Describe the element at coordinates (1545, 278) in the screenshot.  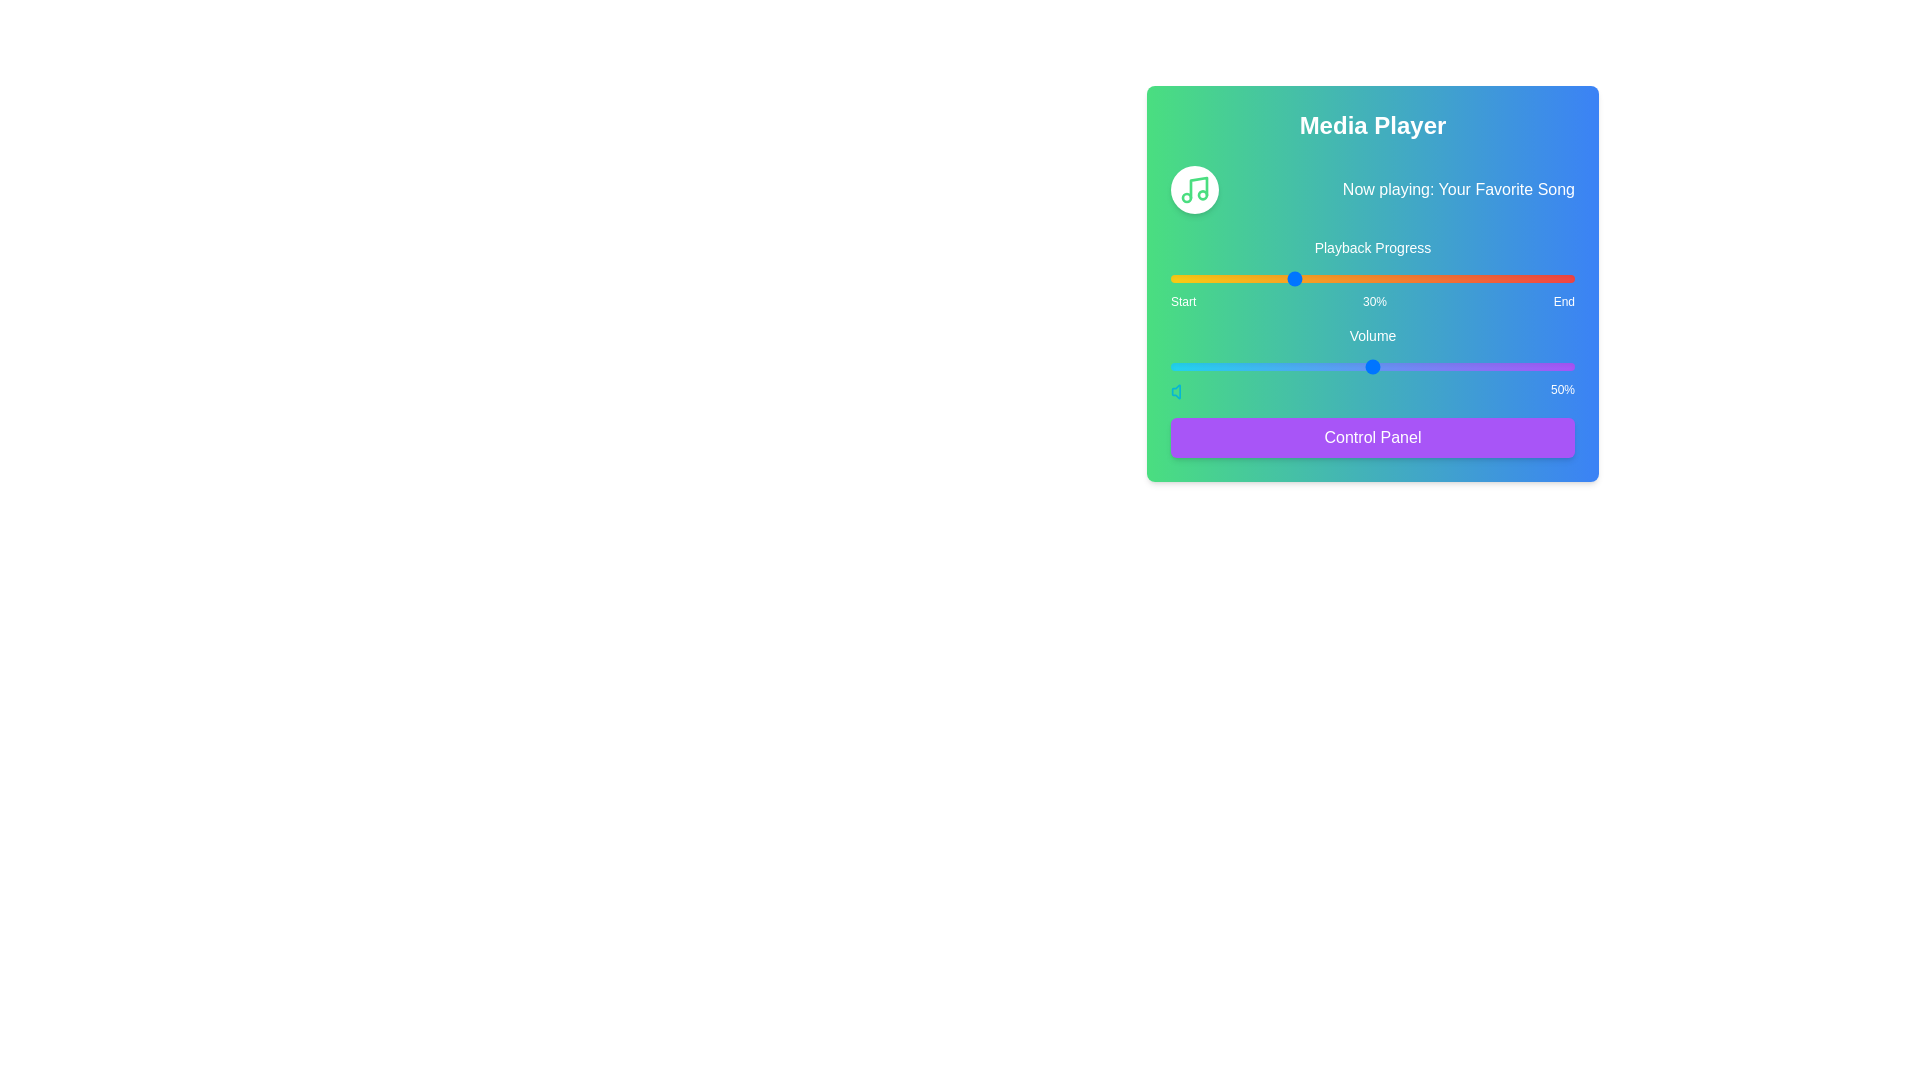
I see `the playback progress to 93% by interacting with the slider` at that location.